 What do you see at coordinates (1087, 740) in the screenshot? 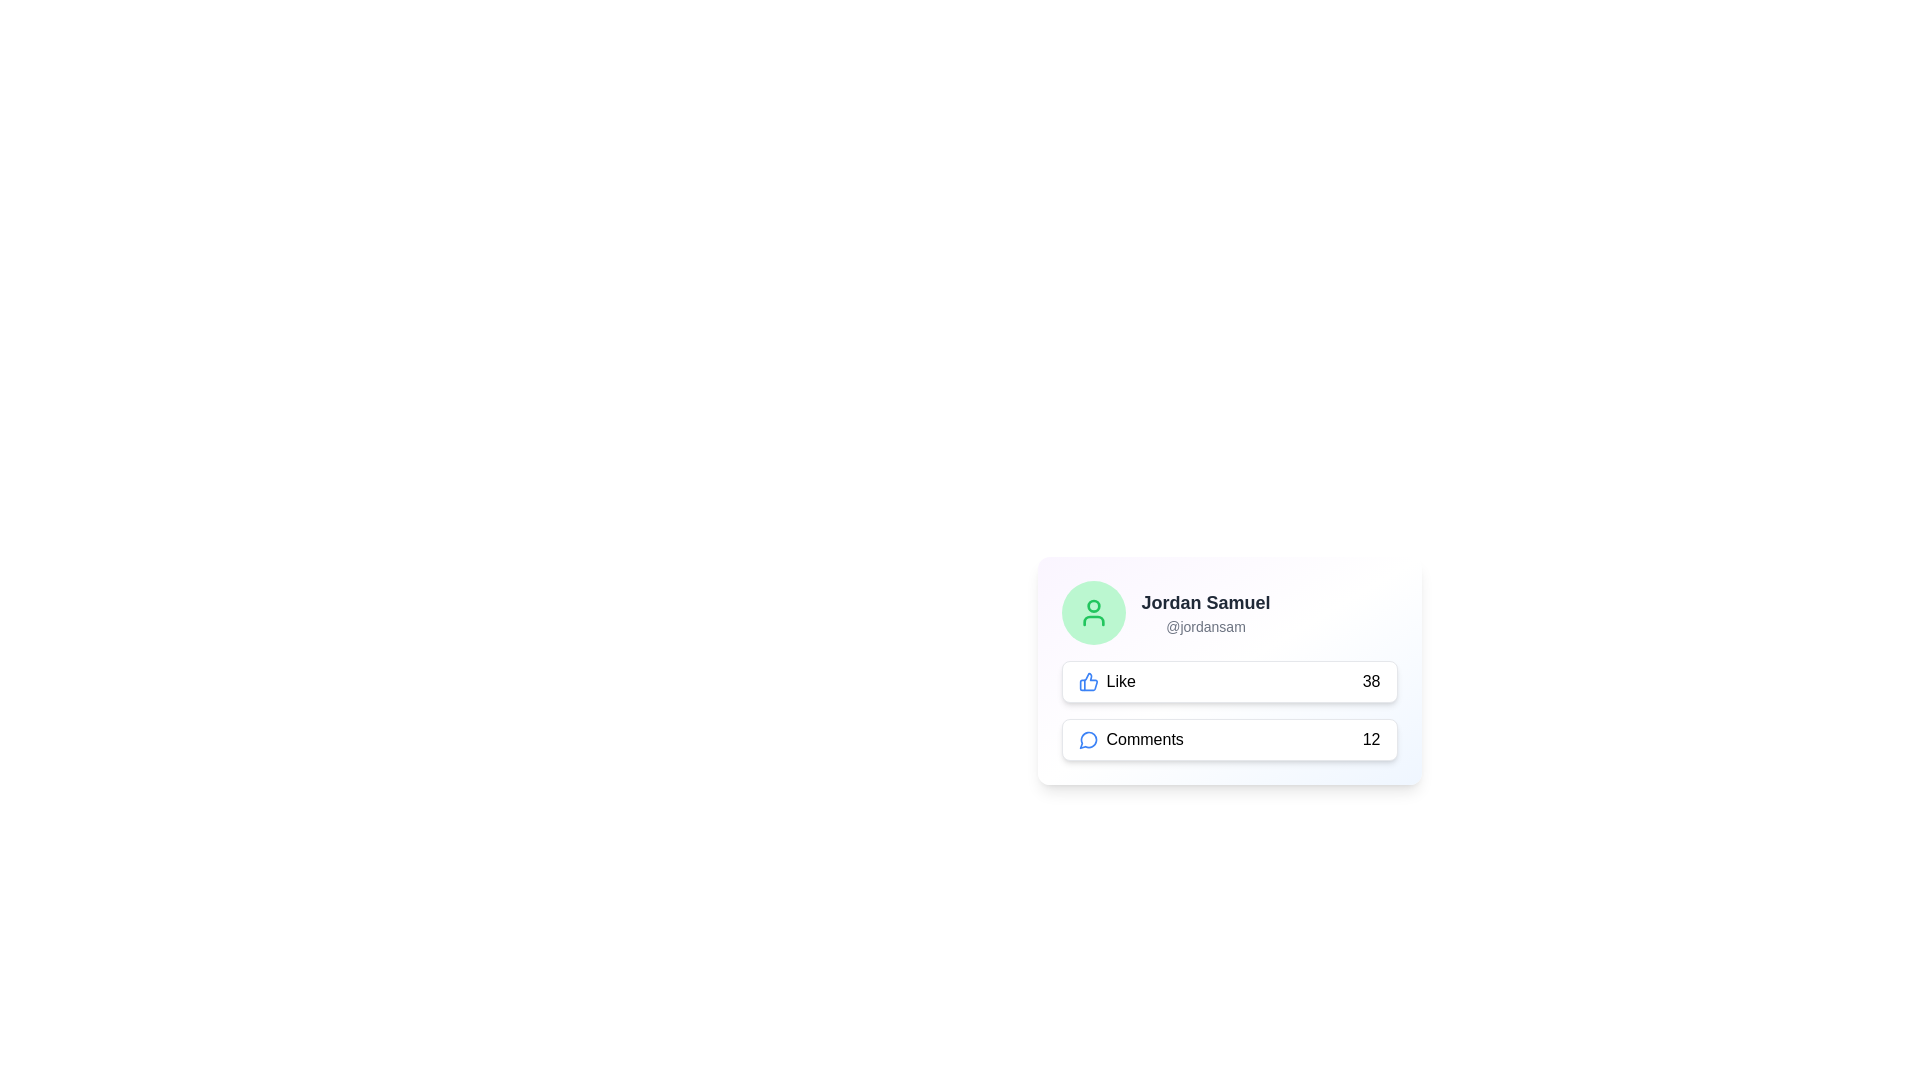
I see `the decorative graphic element that forms part of the speech bubble icon, which is blue and rounded, located to the right of the 'Comments' text` at bounding box center [1087, 740].